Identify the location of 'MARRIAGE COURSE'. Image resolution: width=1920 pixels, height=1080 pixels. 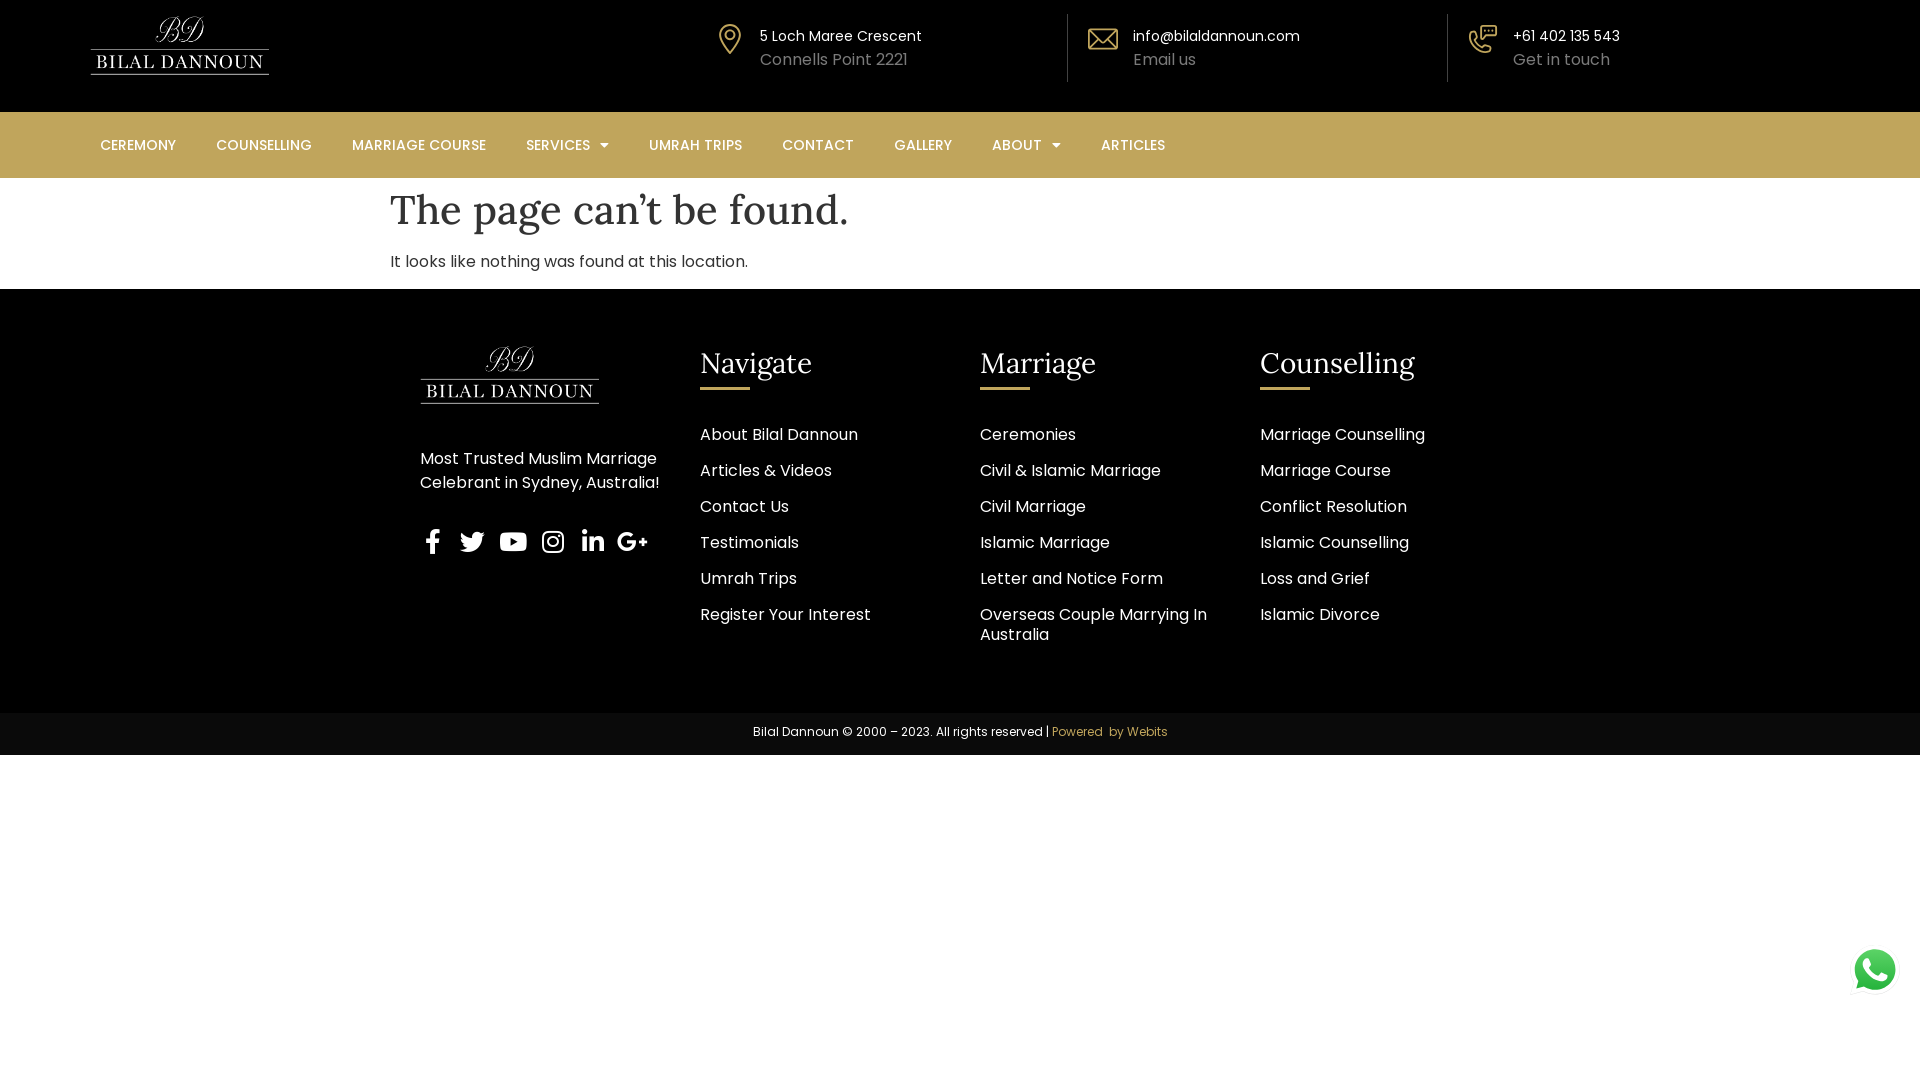
(417, 144).